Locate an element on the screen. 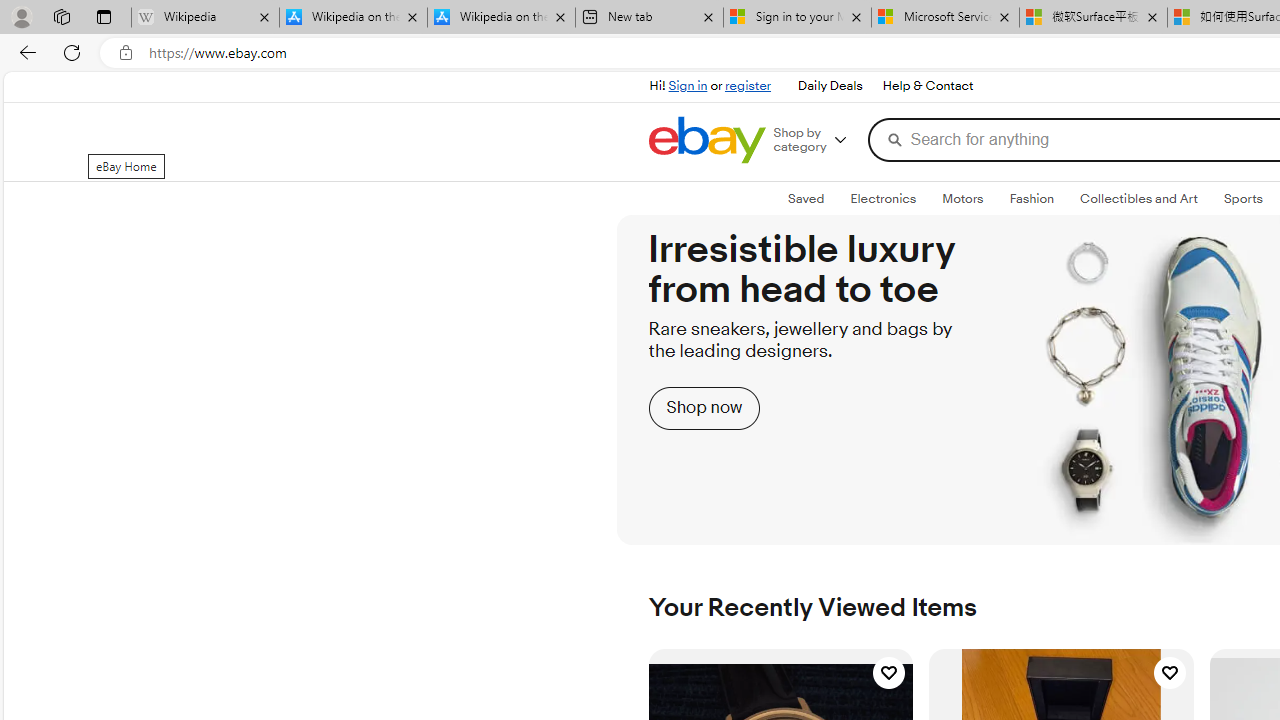 Image resolution: width=1280 pixels, height=720 pixels. 'Sign in to your Microsoft account' is located at coordinates (797, 17).